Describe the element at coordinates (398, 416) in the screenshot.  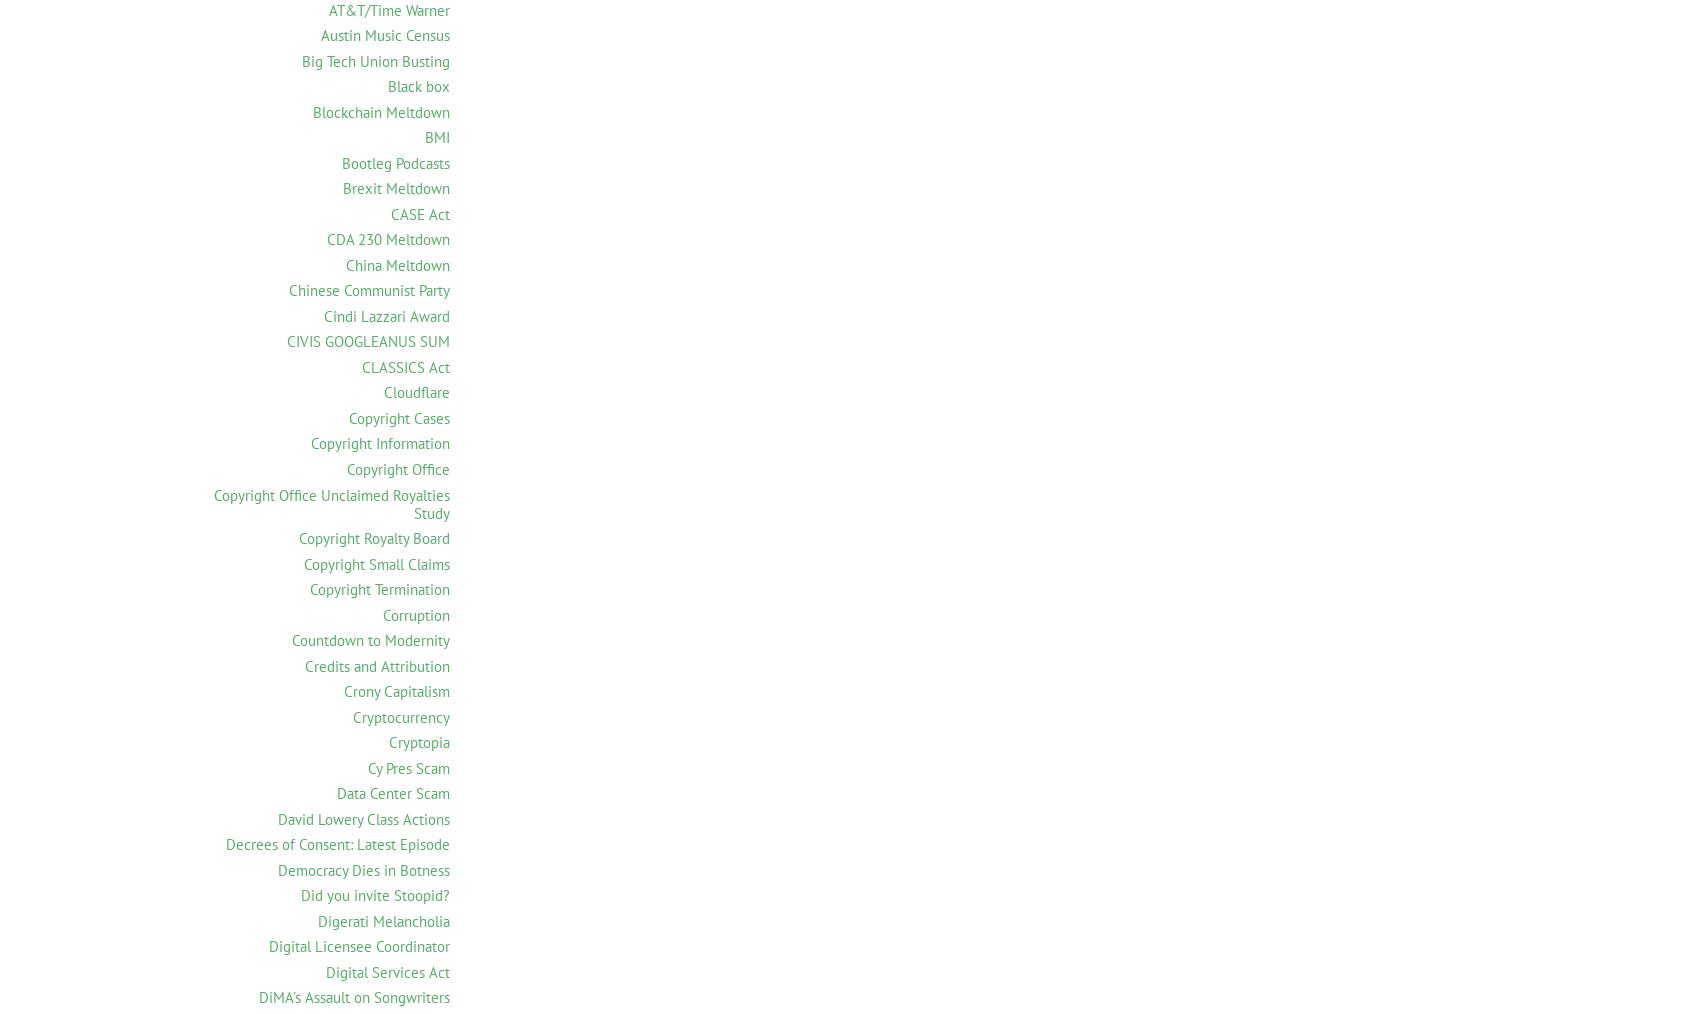
I see `'Copyright Cases'` at that location.